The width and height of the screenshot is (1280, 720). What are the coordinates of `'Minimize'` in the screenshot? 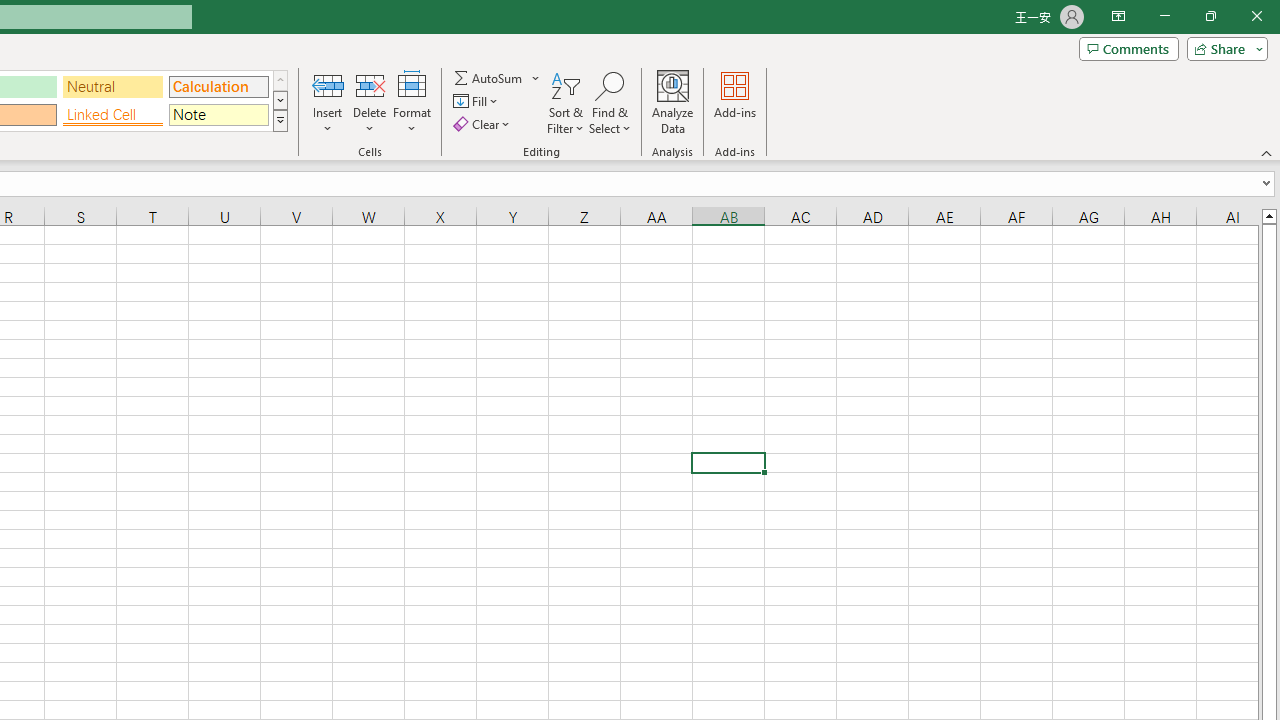 It's located at (1164, 16).